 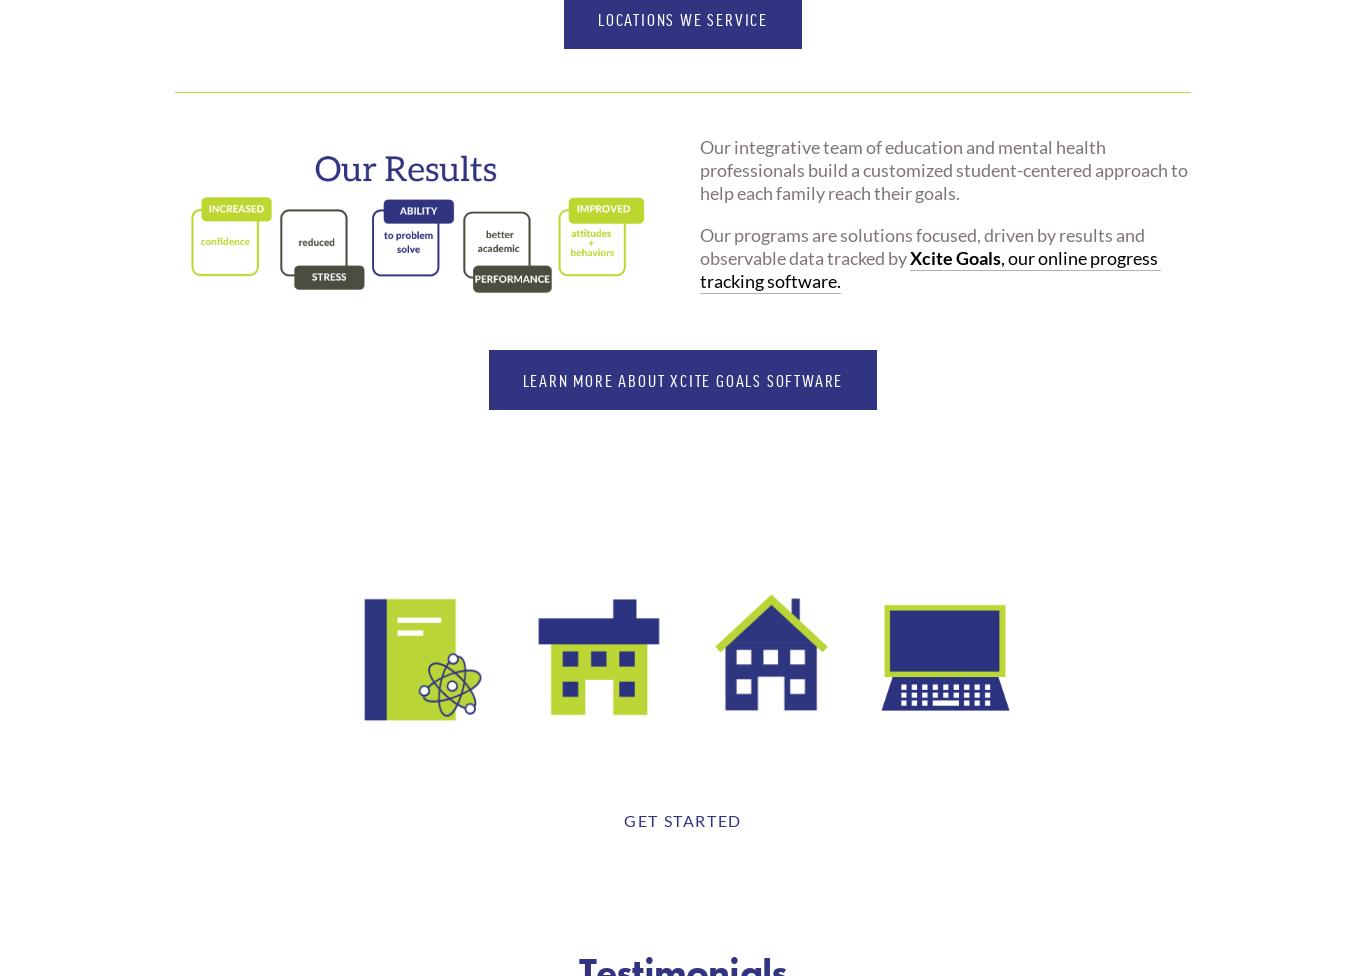 What do you see at coordinates (955, 257) in the screenshot?
I see `'Xcite Goals'` at bounding box center [955, 257].